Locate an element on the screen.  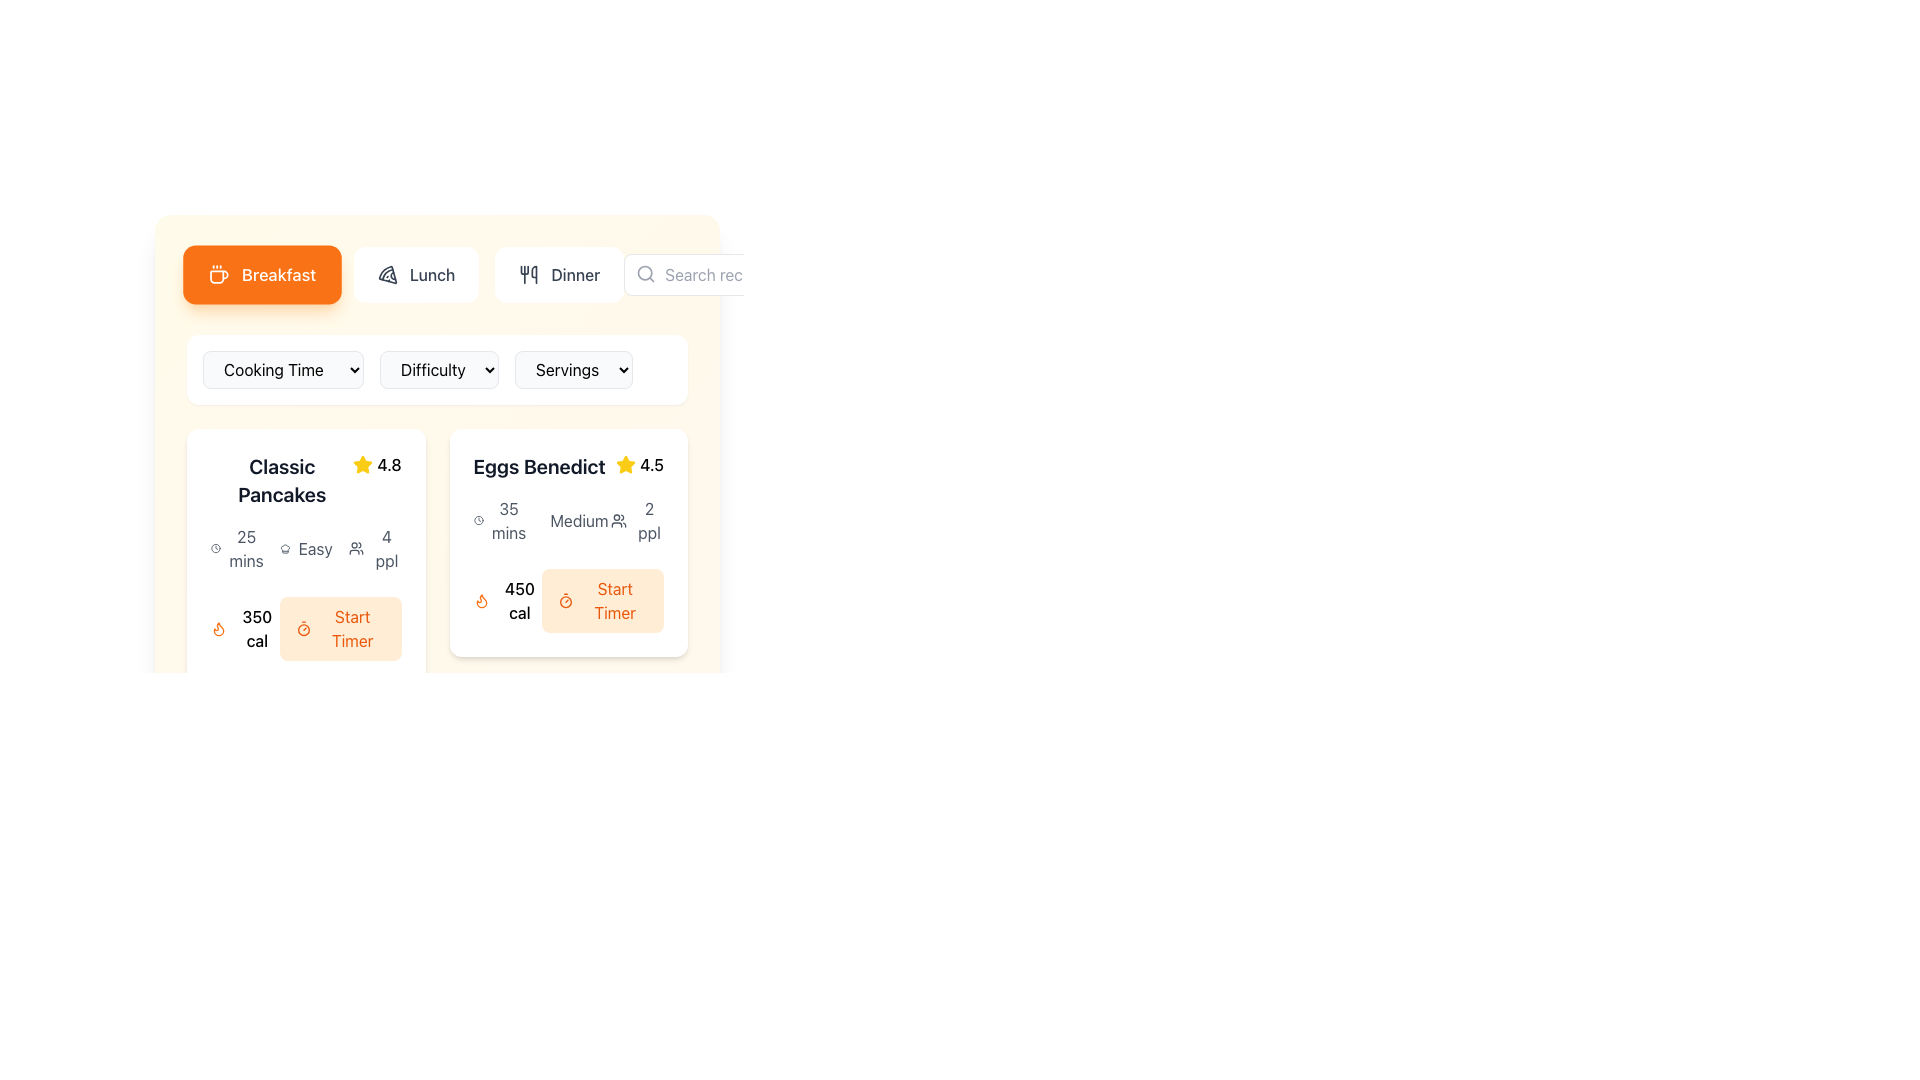
the Text label displaying the serving size for the recipe, which indicates that it serves four people, located in the card interface under the 'Classic Pancakes' section is located at coordinates (386, 548).